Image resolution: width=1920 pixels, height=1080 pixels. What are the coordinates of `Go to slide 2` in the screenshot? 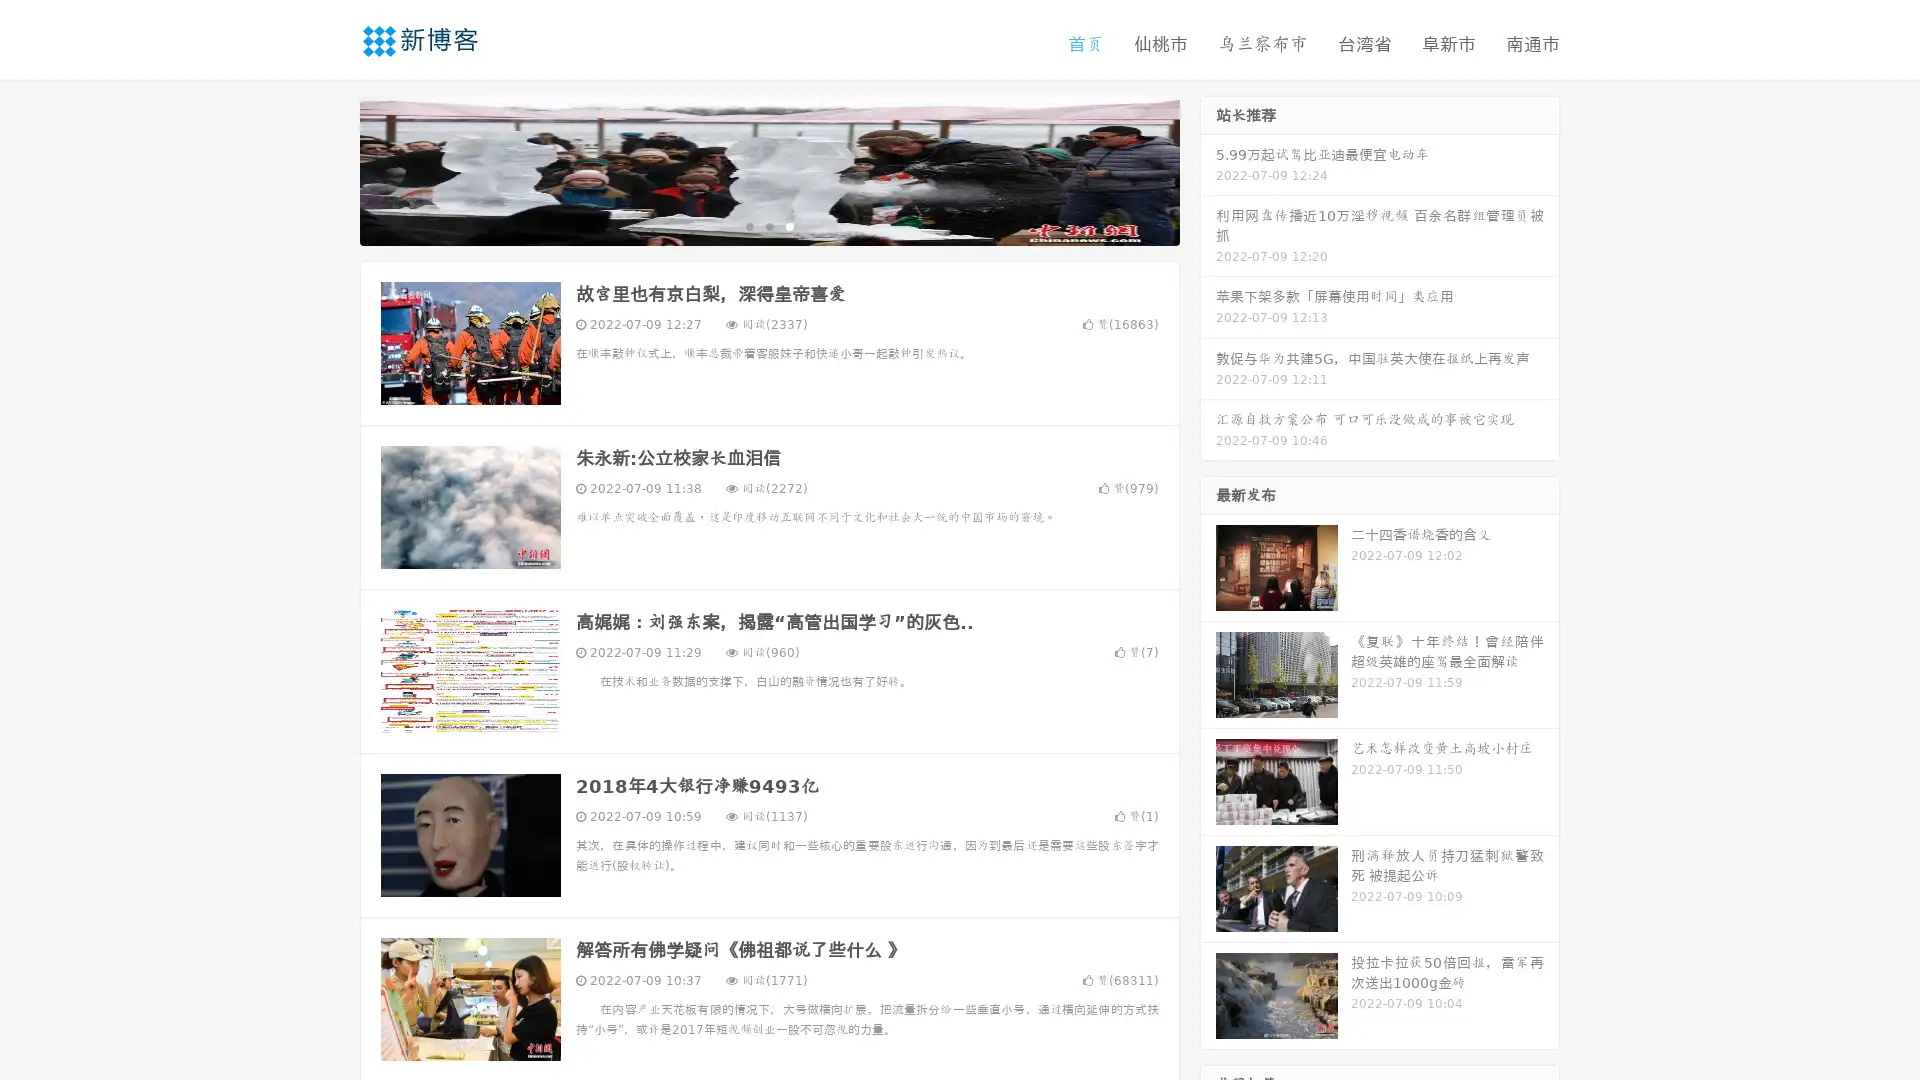 It's located at (768, 225).